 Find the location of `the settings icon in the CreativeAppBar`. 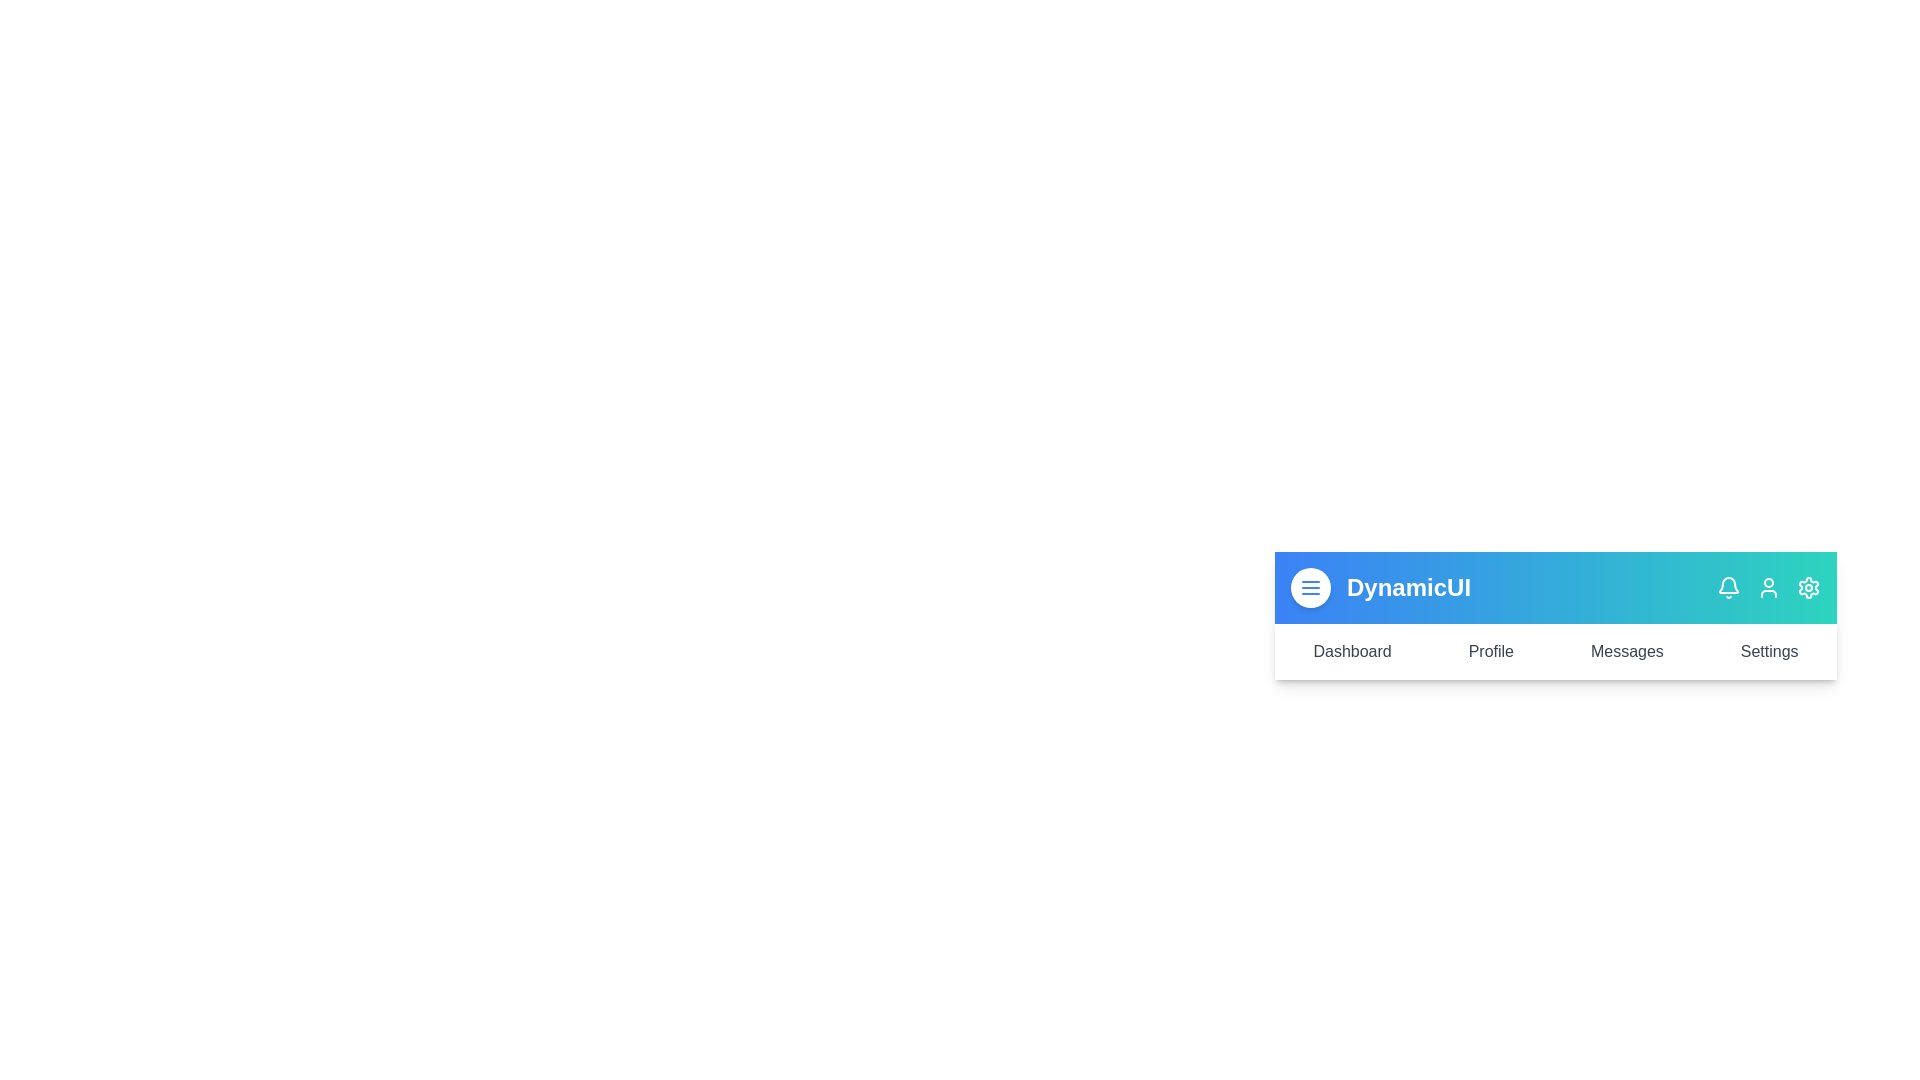

the settings icon in the CreativeAppBar is located at coordinates (1809, 586).